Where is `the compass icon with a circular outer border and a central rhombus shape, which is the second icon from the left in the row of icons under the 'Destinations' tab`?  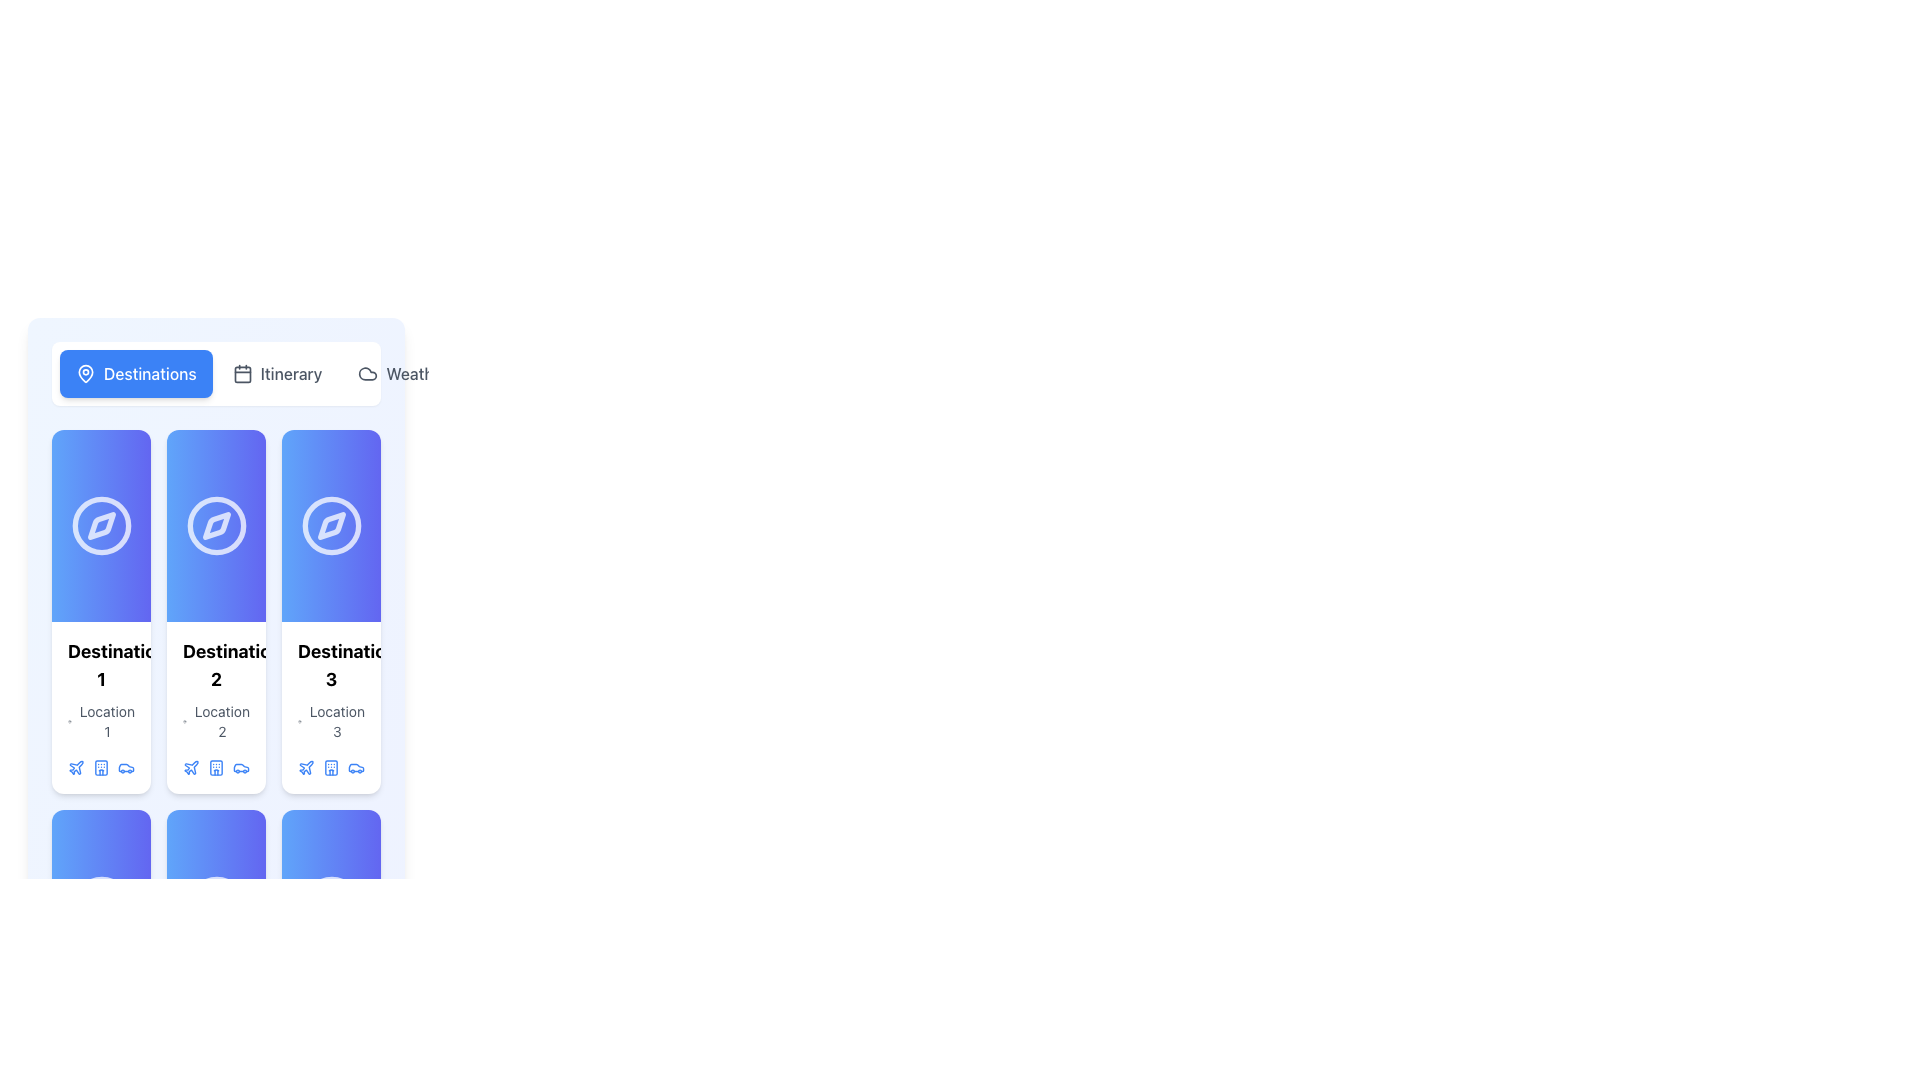 the compass icon with a circular outer border and a central rhombus shape, which is the second icon from the left in the row of icons under the 'Destinations' tab is located at coordinates (216, 524).